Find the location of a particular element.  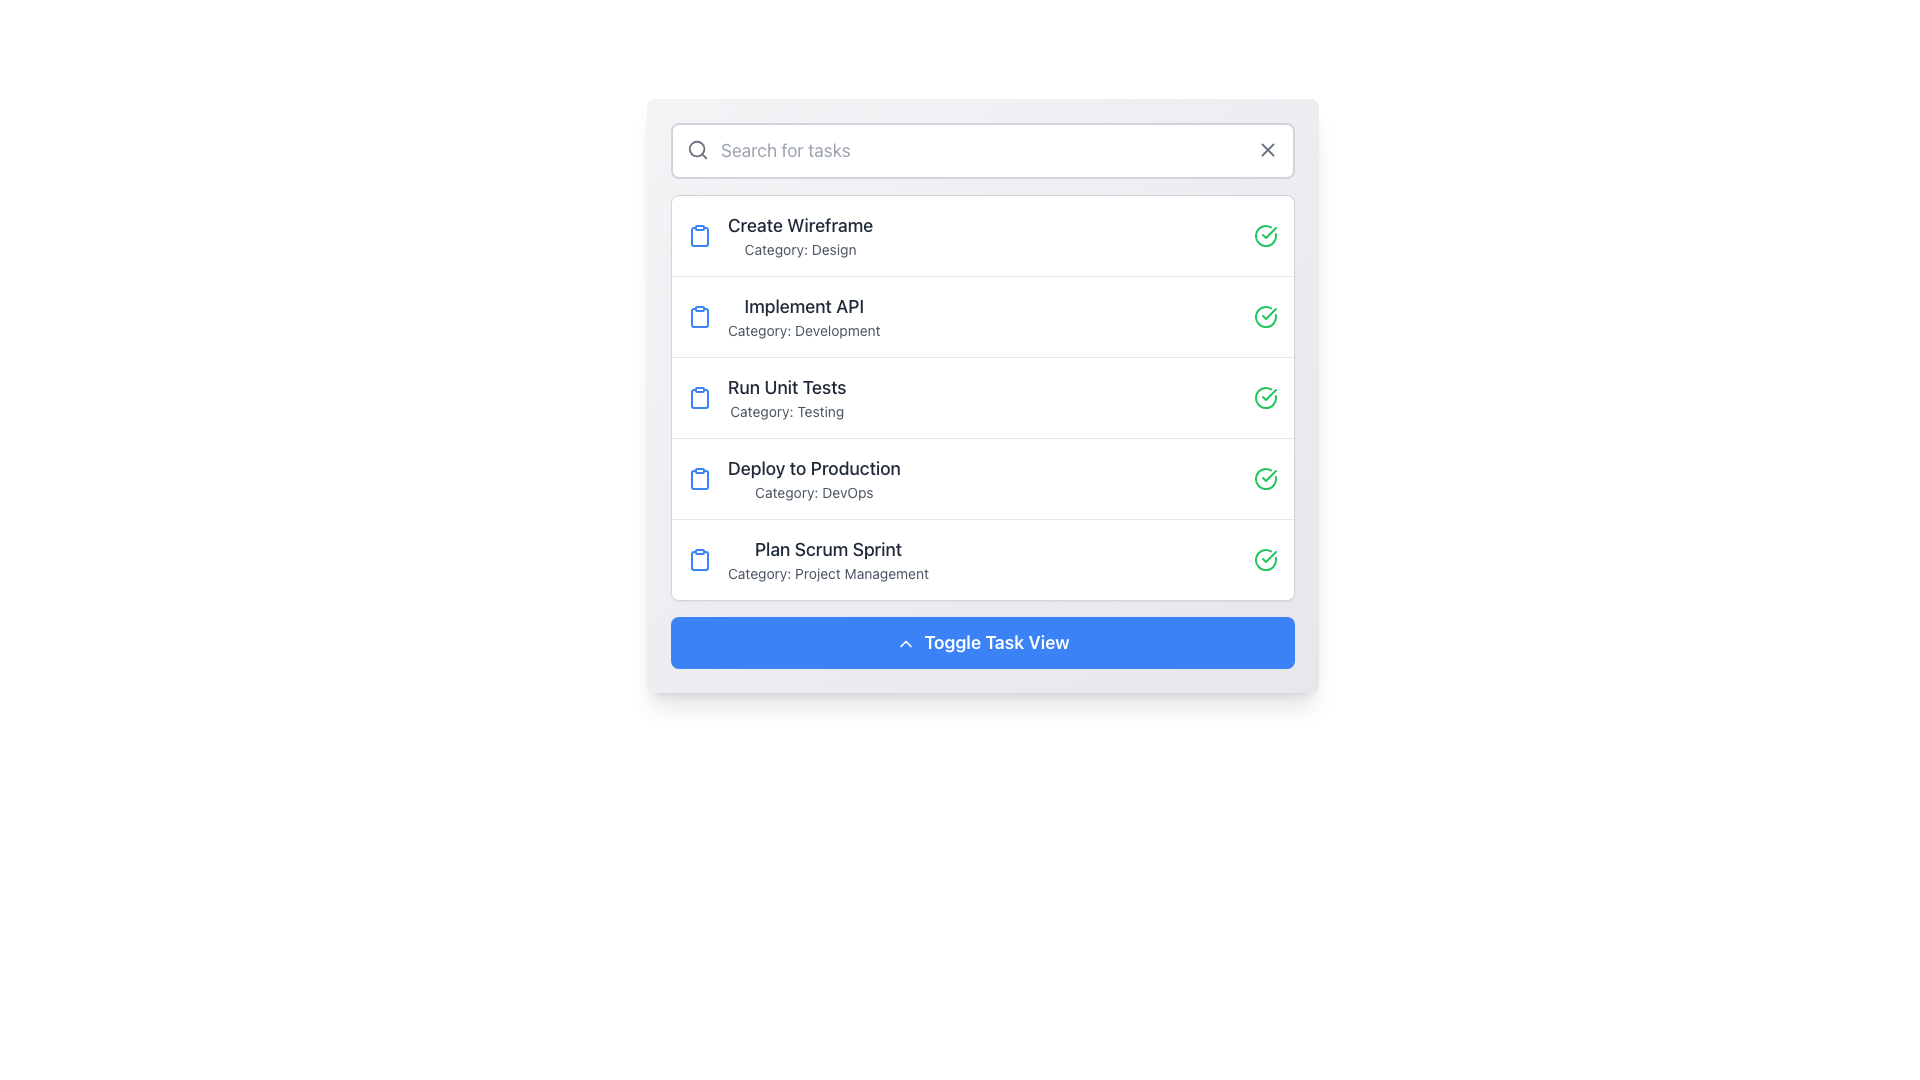

the text label styled in a small, gray font that says 'Category: Design', which is positioned directly beneath the larger title 'Create Wireframe' in the task list is located at coordinates (800, 249).